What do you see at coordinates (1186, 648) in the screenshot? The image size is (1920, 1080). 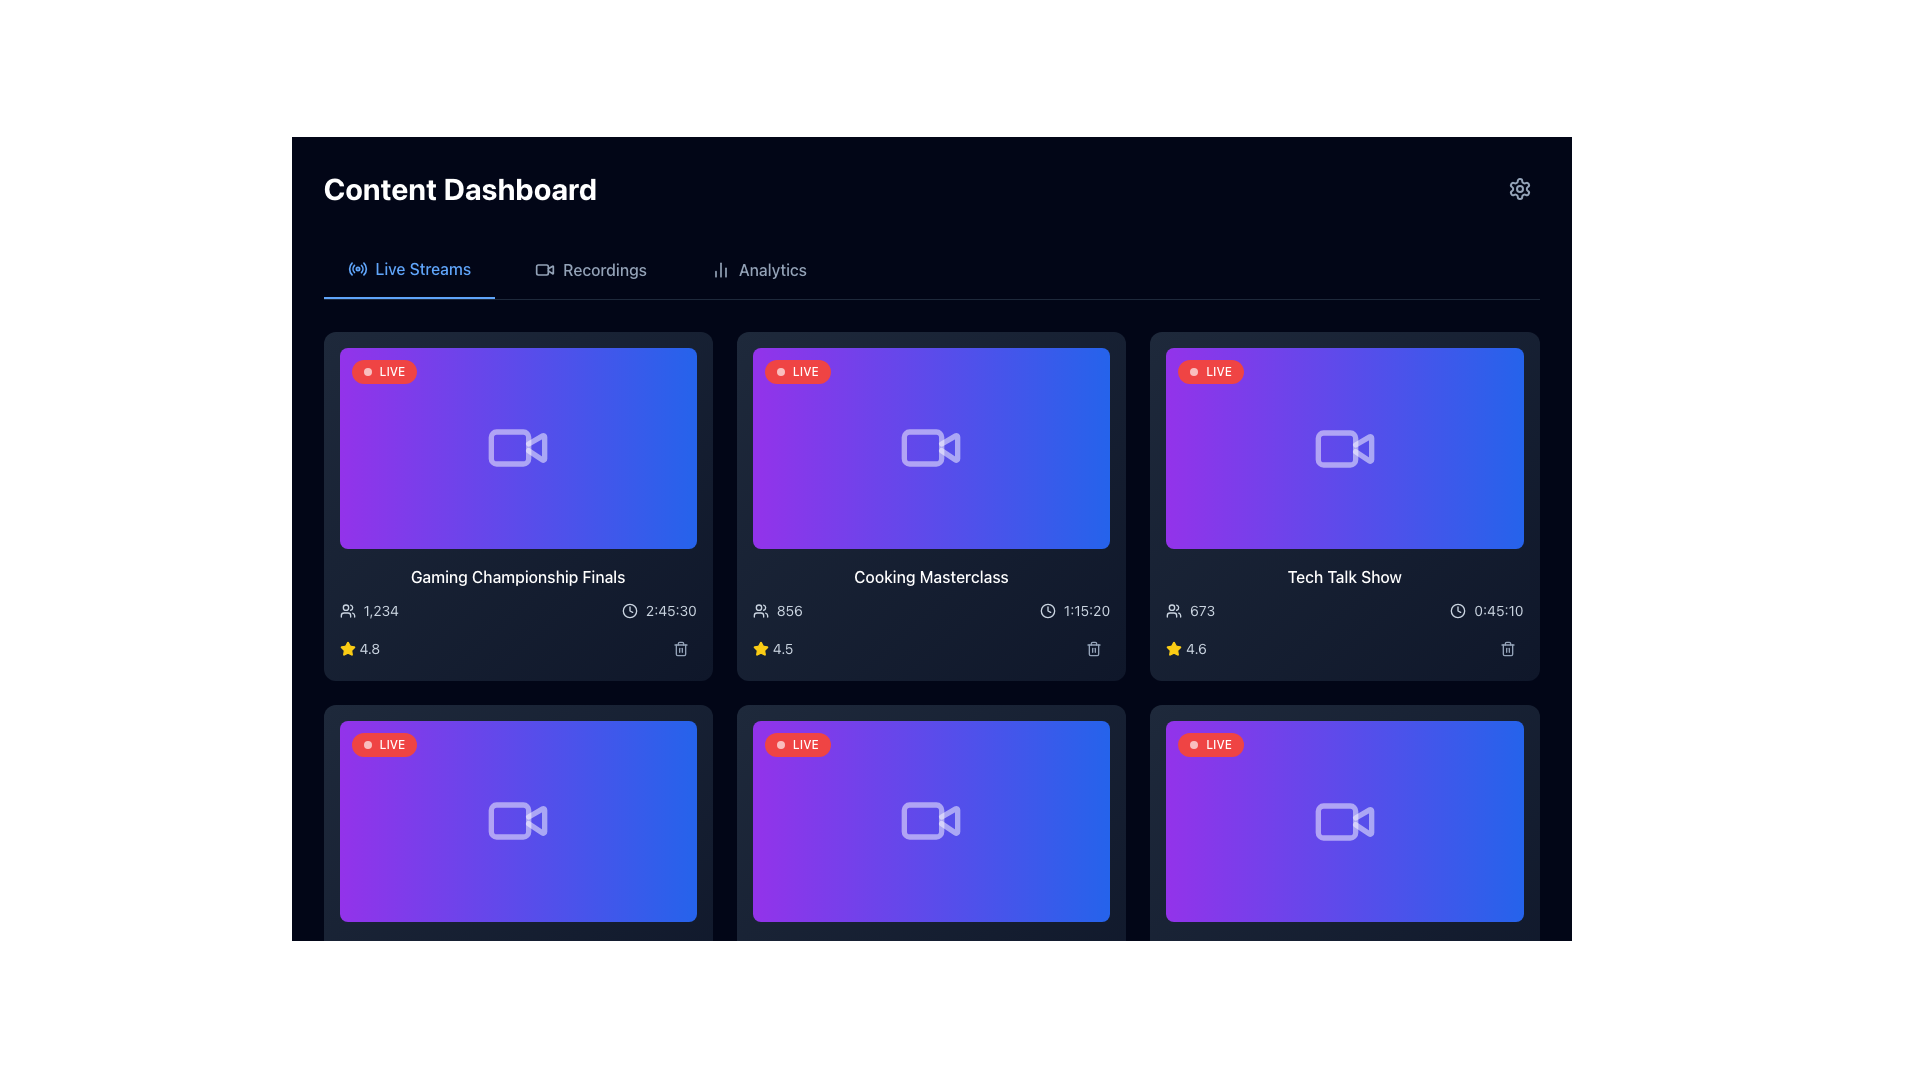 I see `the Label with icon (rating display) located in the third column and second row of the grid layout, which serves as a visual indicator of a rating score` at bounding box center [1186, 648].